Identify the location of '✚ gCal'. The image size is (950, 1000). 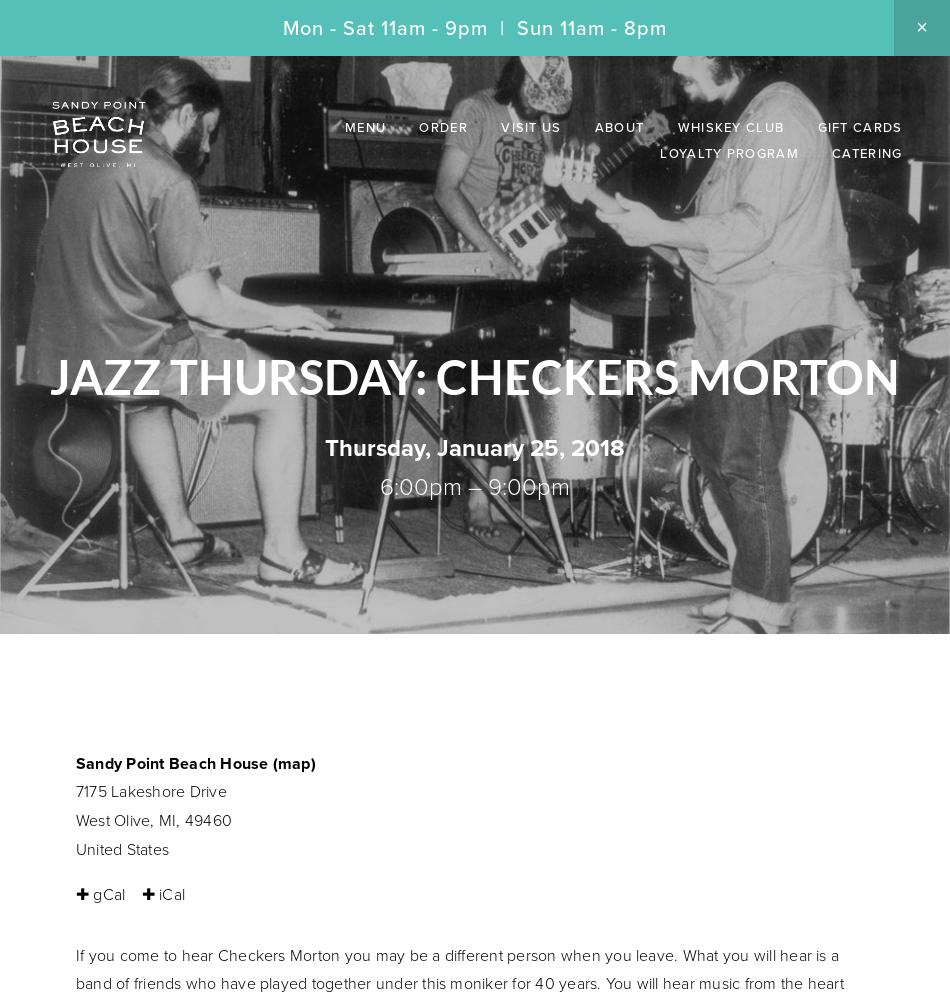
(100, 893).